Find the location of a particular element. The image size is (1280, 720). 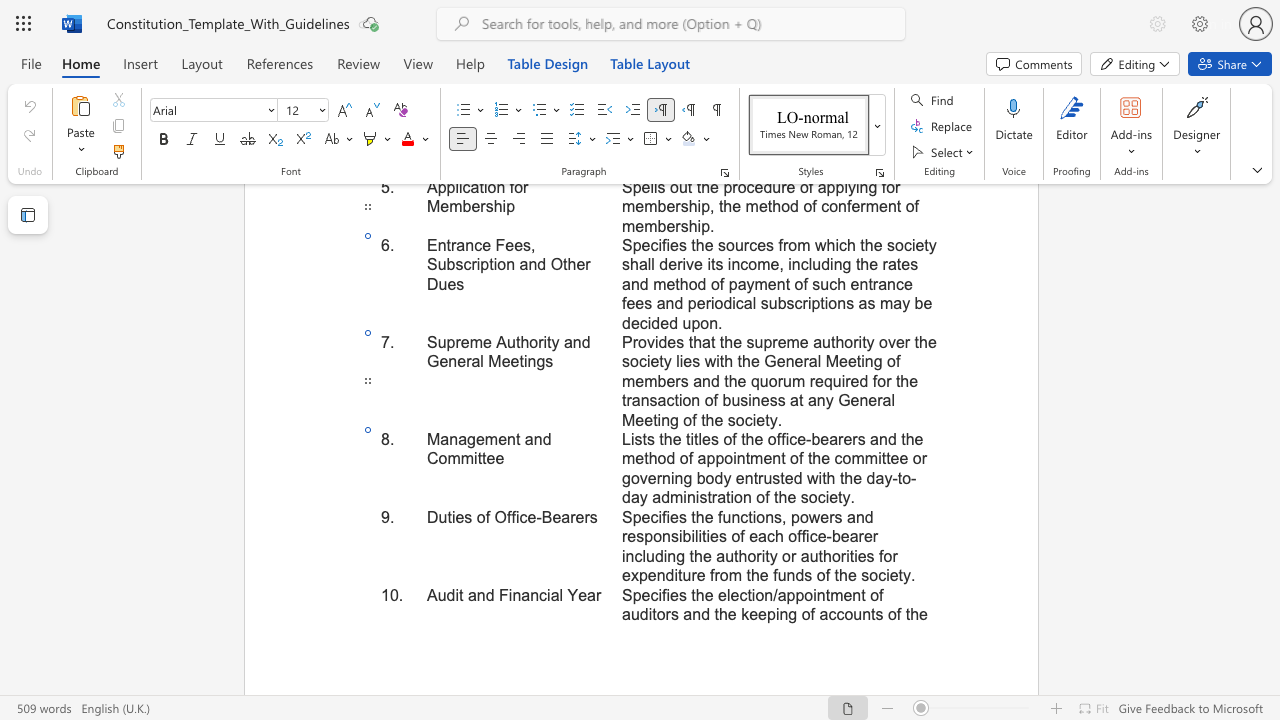

the 3th character "a" in the text is located at coordinates (529, 438).